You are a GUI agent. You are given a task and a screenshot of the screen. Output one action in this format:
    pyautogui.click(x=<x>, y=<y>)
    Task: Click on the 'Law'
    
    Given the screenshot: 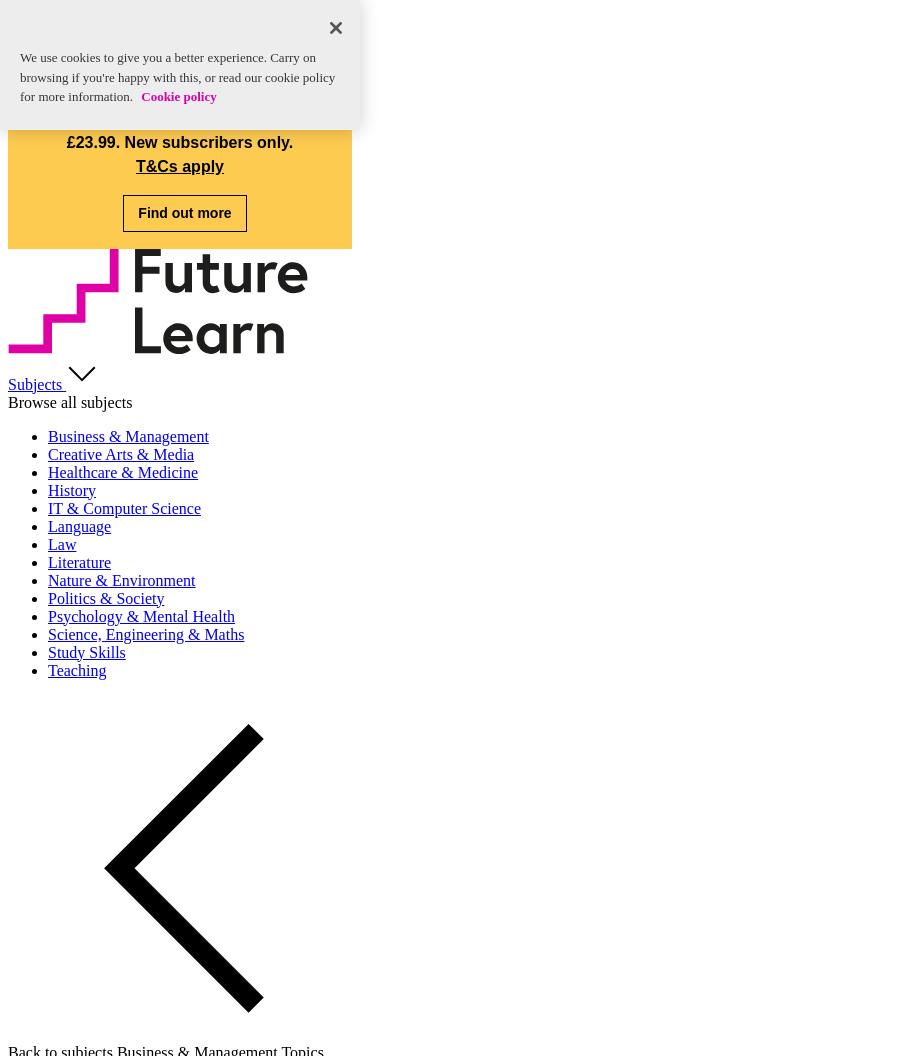 What is the action you would take?
    pyautogui.click(x=62, y=543)
    